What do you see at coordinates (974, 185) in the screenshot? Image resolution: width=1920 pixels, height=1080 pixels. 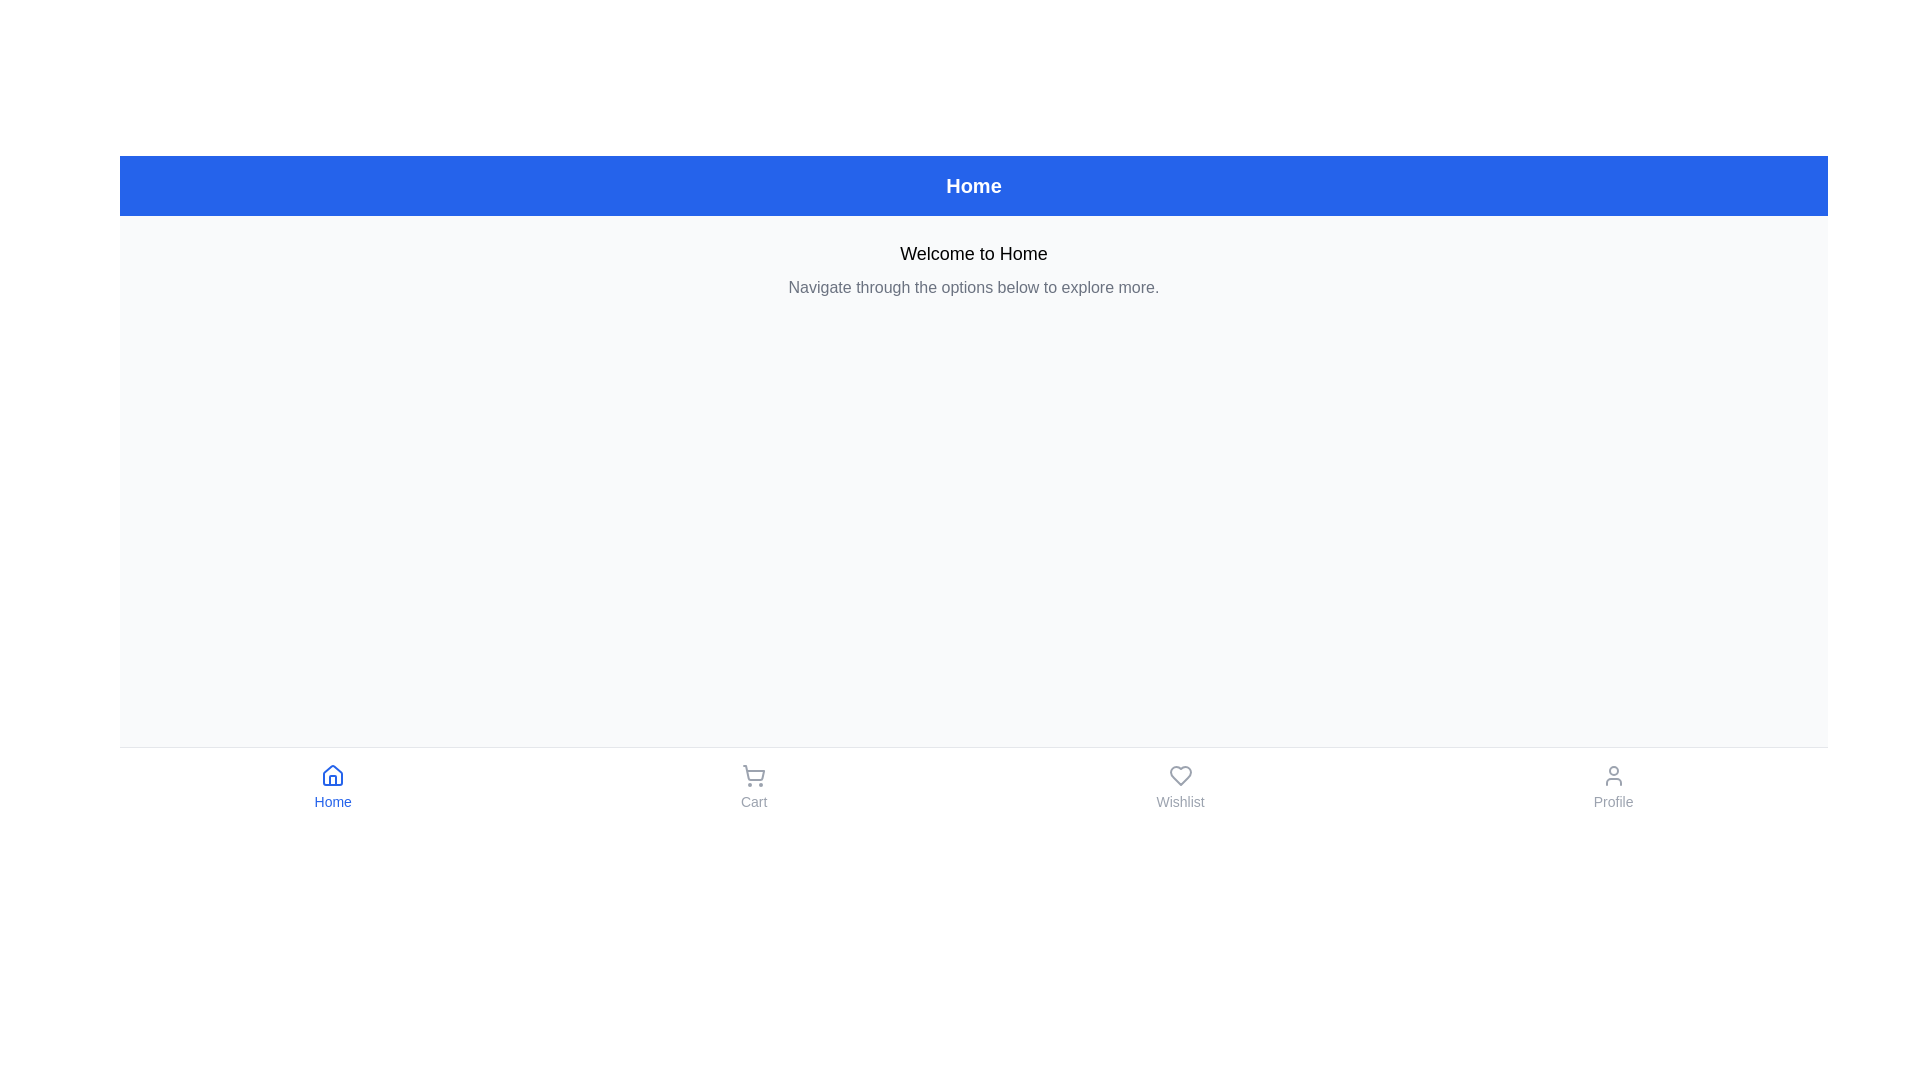 I see `the Header Region, which features a bold blue background with the word 'Home' in white, large, bold font at its center` at bounding box center [974, 185].